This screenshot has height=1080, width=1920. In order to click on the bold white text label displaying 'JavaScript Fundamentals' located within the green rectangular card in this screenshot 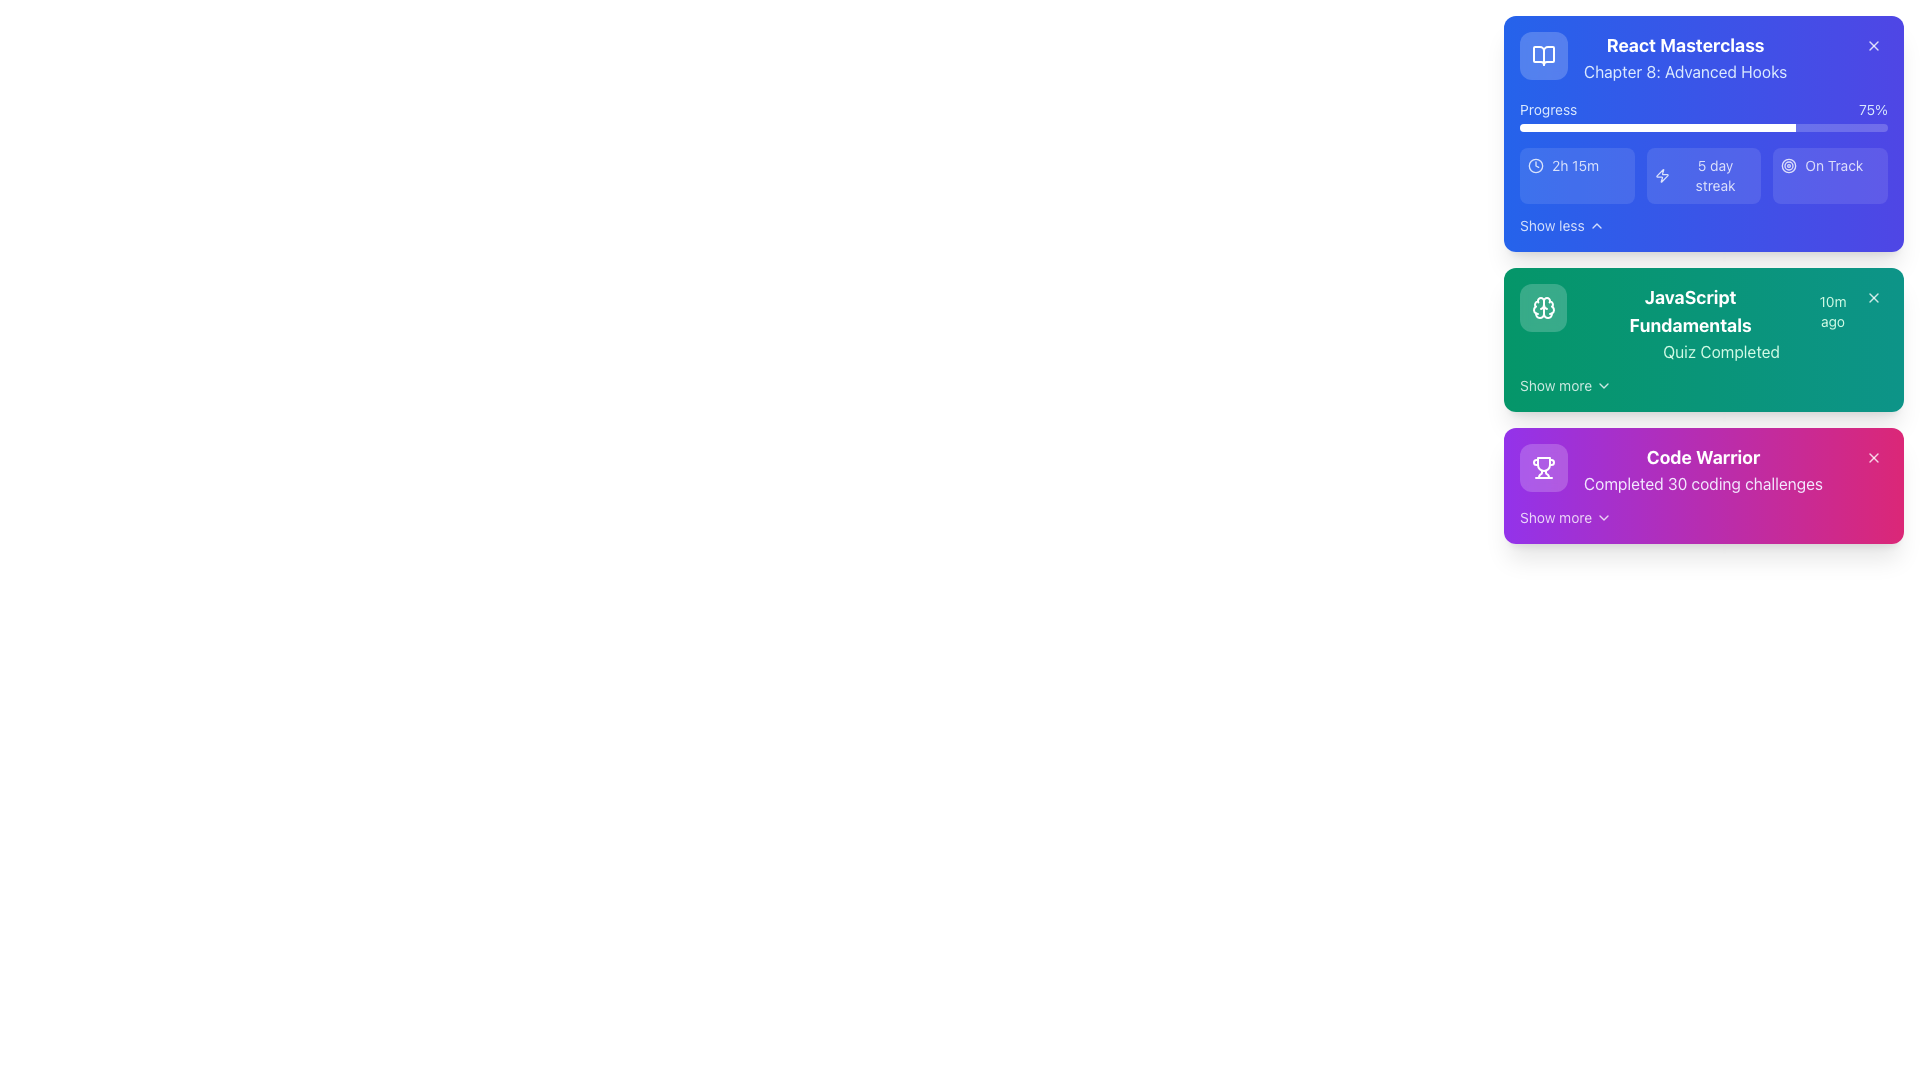, I will do `click(1689, 312)`.